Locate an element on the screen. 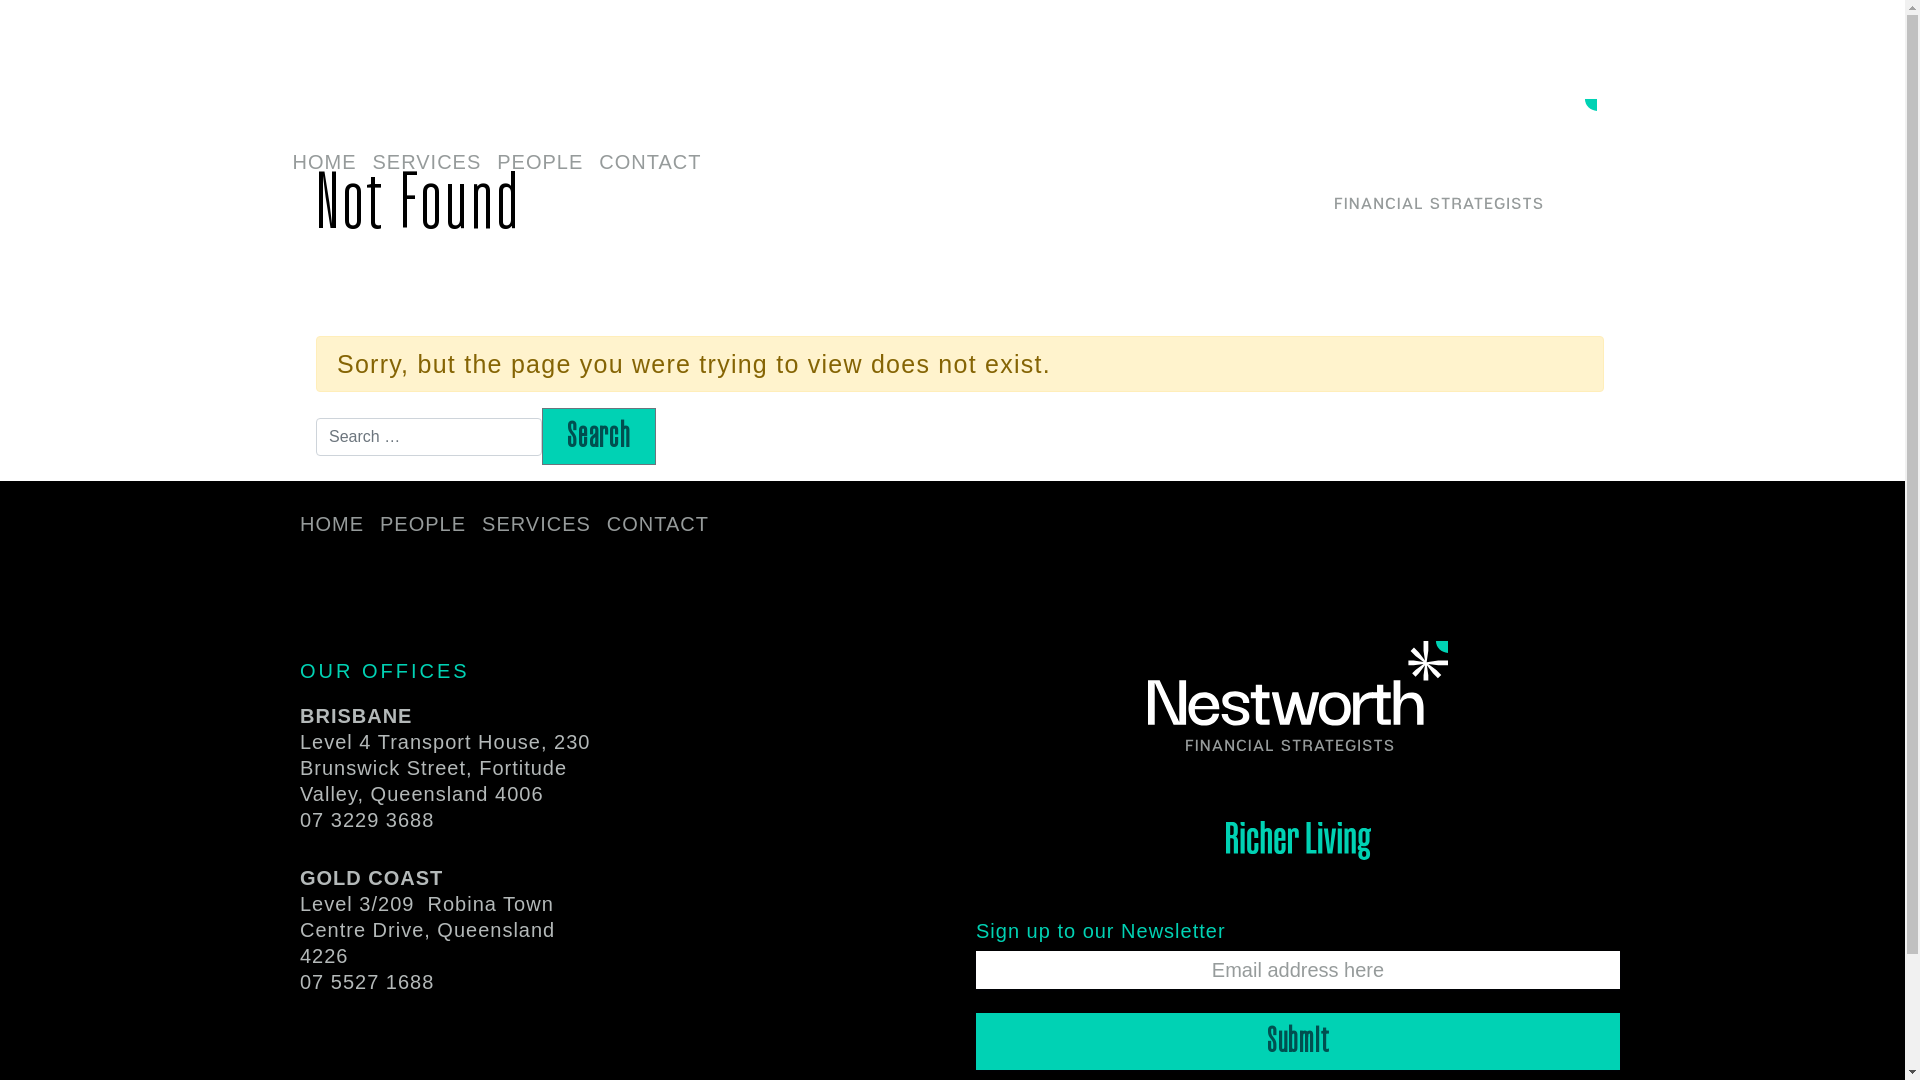 Image resolution: width=1920 pixels, height=1080 pixels. 'HOME' is located at coordinates (282, 163).